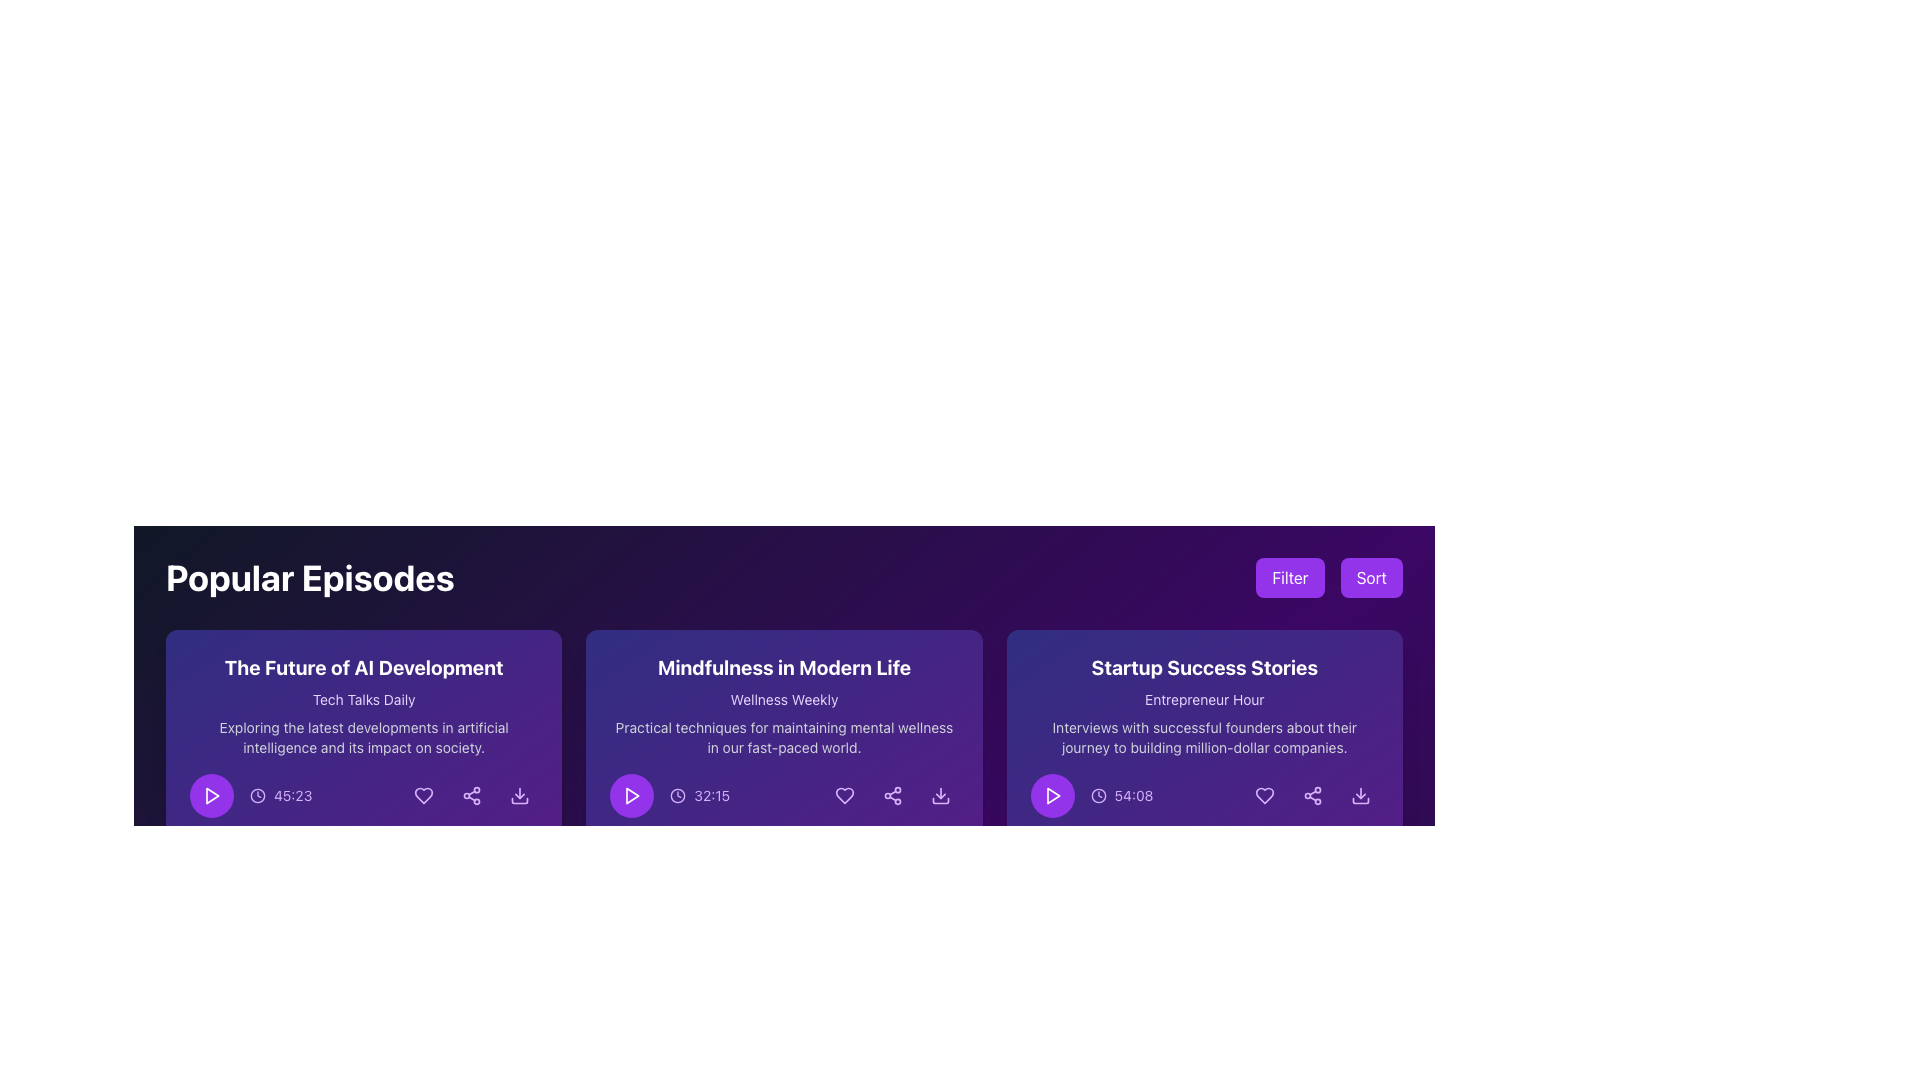 This screenshot has height=1080, width=1920. I want to click on the play button located at the bottom-left corner of the 'Mindfulness in Modern Life' card to initiate media playback for the episode, so click(631, 794).